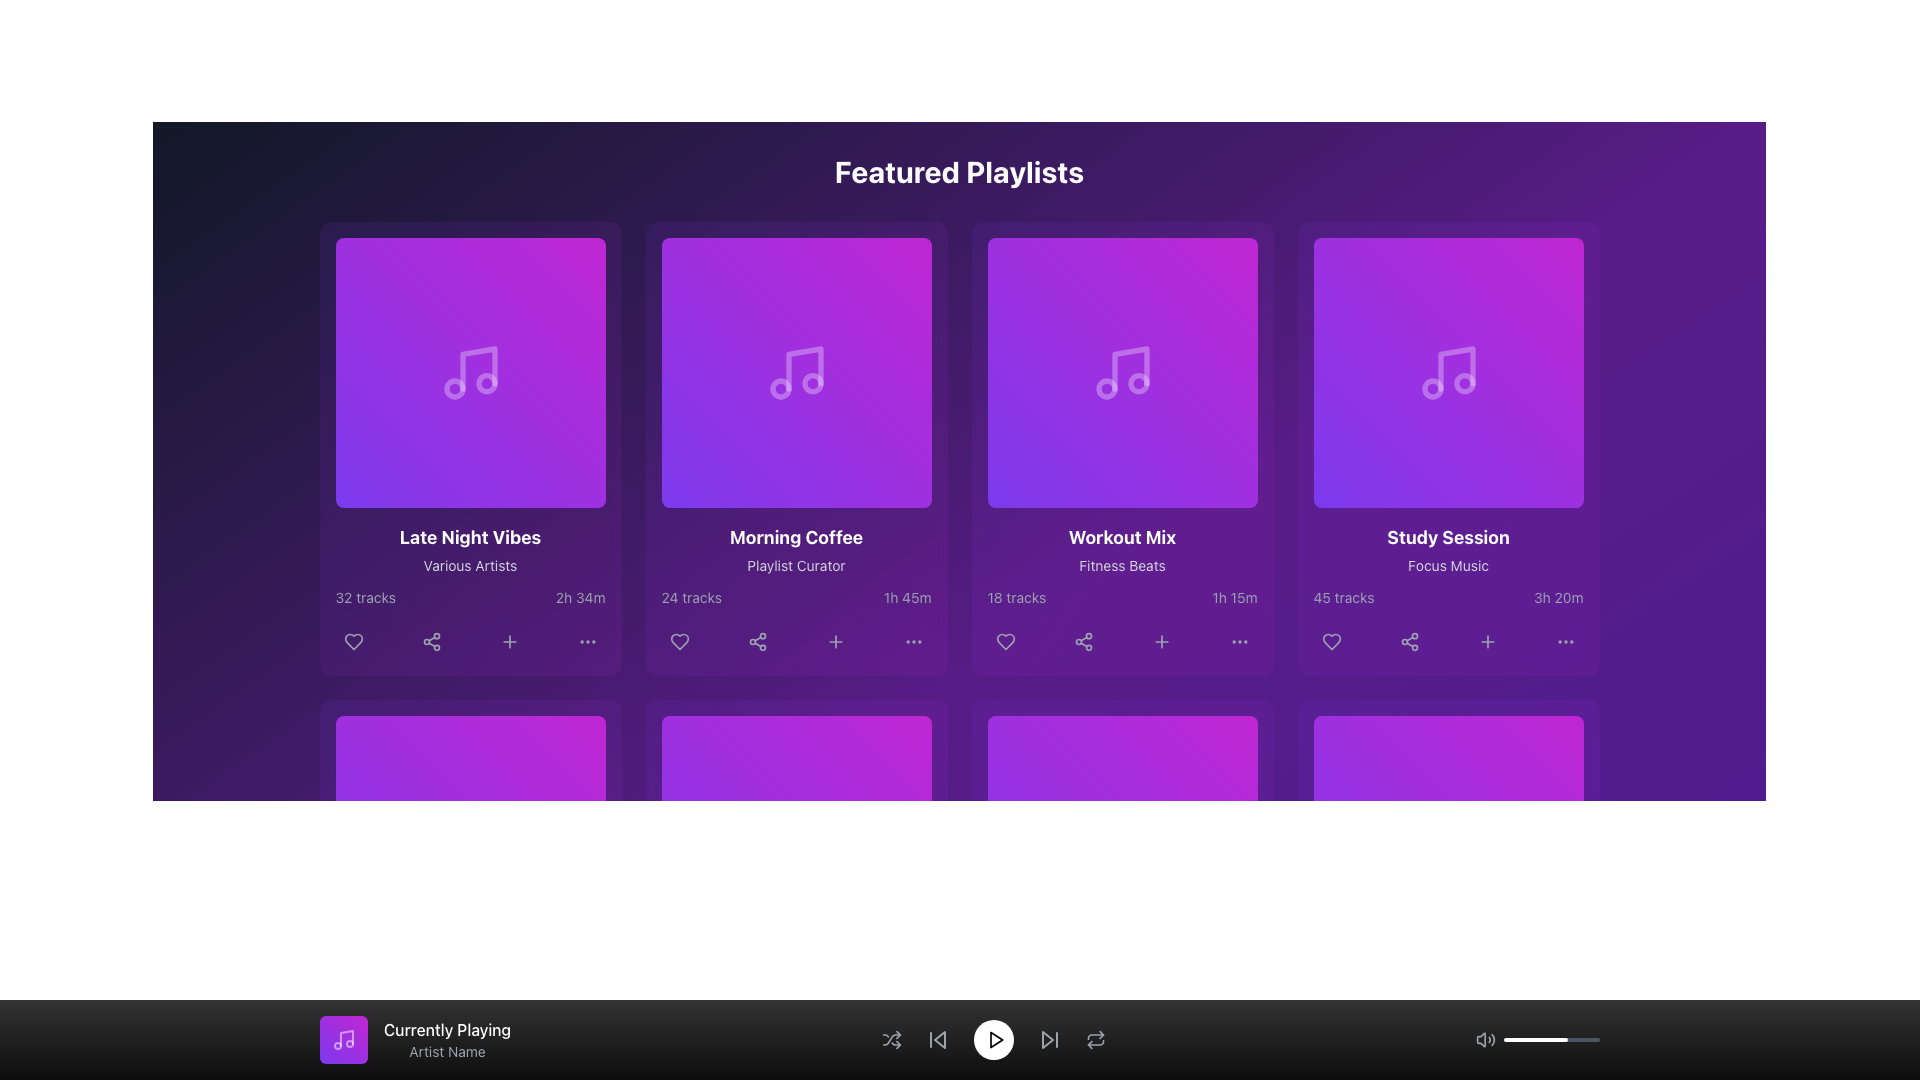  I want to click on the 'Workout Mix' button located at the bottom center of the 'Workout Mix' card, which is the third button in a group of similar buttons, so click(1161, 641).